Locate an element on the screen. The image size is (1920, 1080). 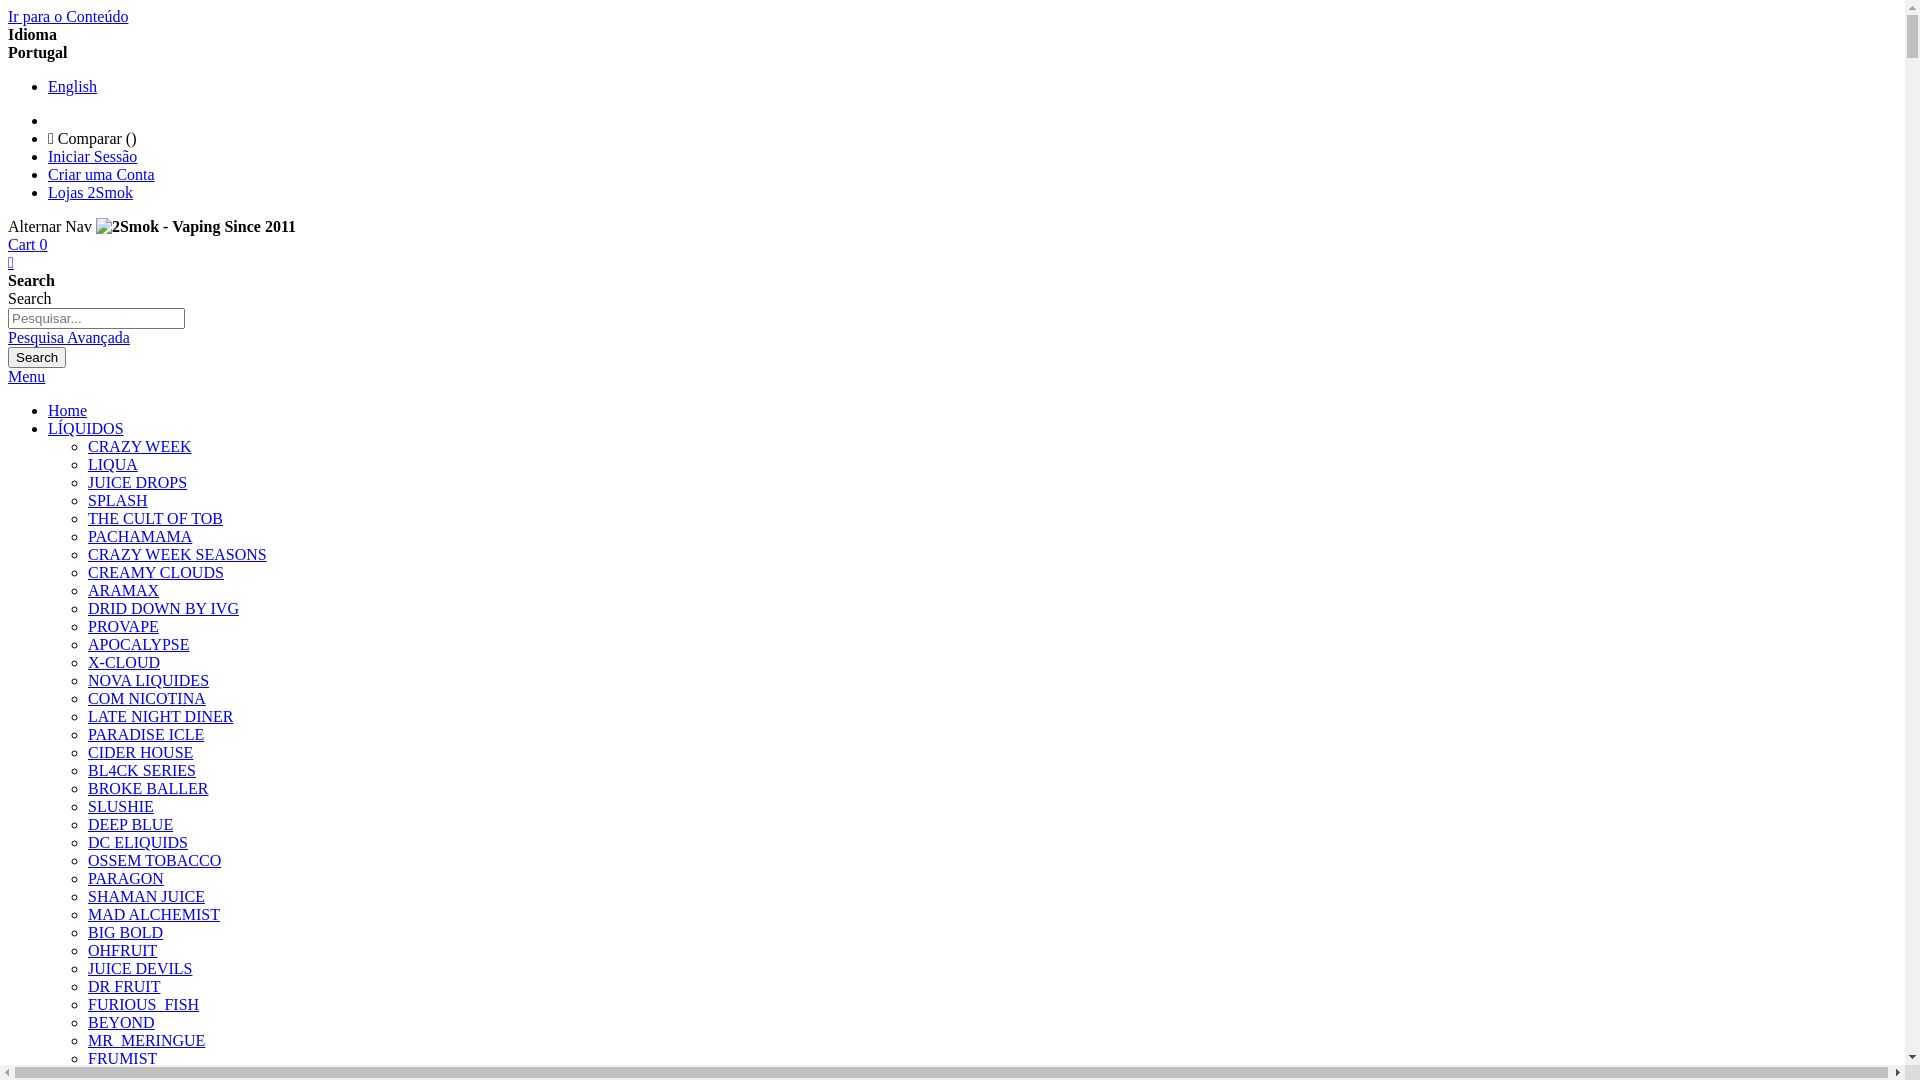
'NOVA LIQUIDES' is located at coordinates (86, 679).